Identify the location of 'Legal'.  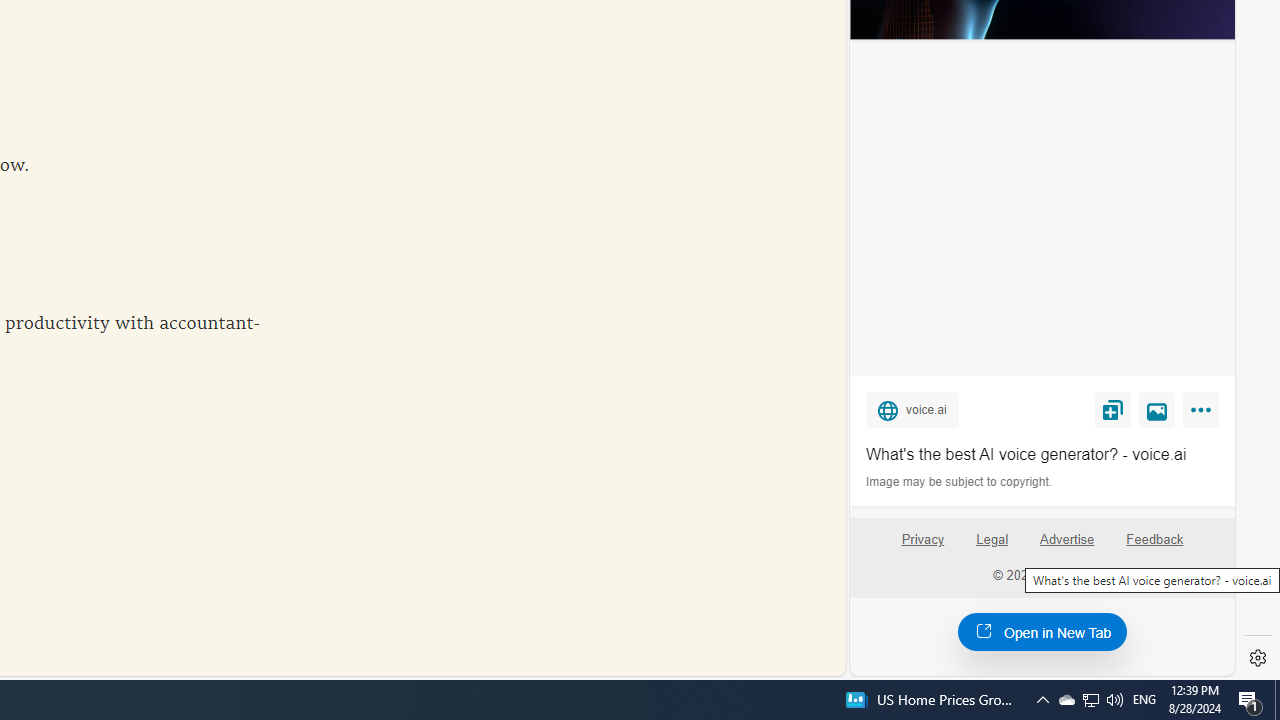
(992, 547).